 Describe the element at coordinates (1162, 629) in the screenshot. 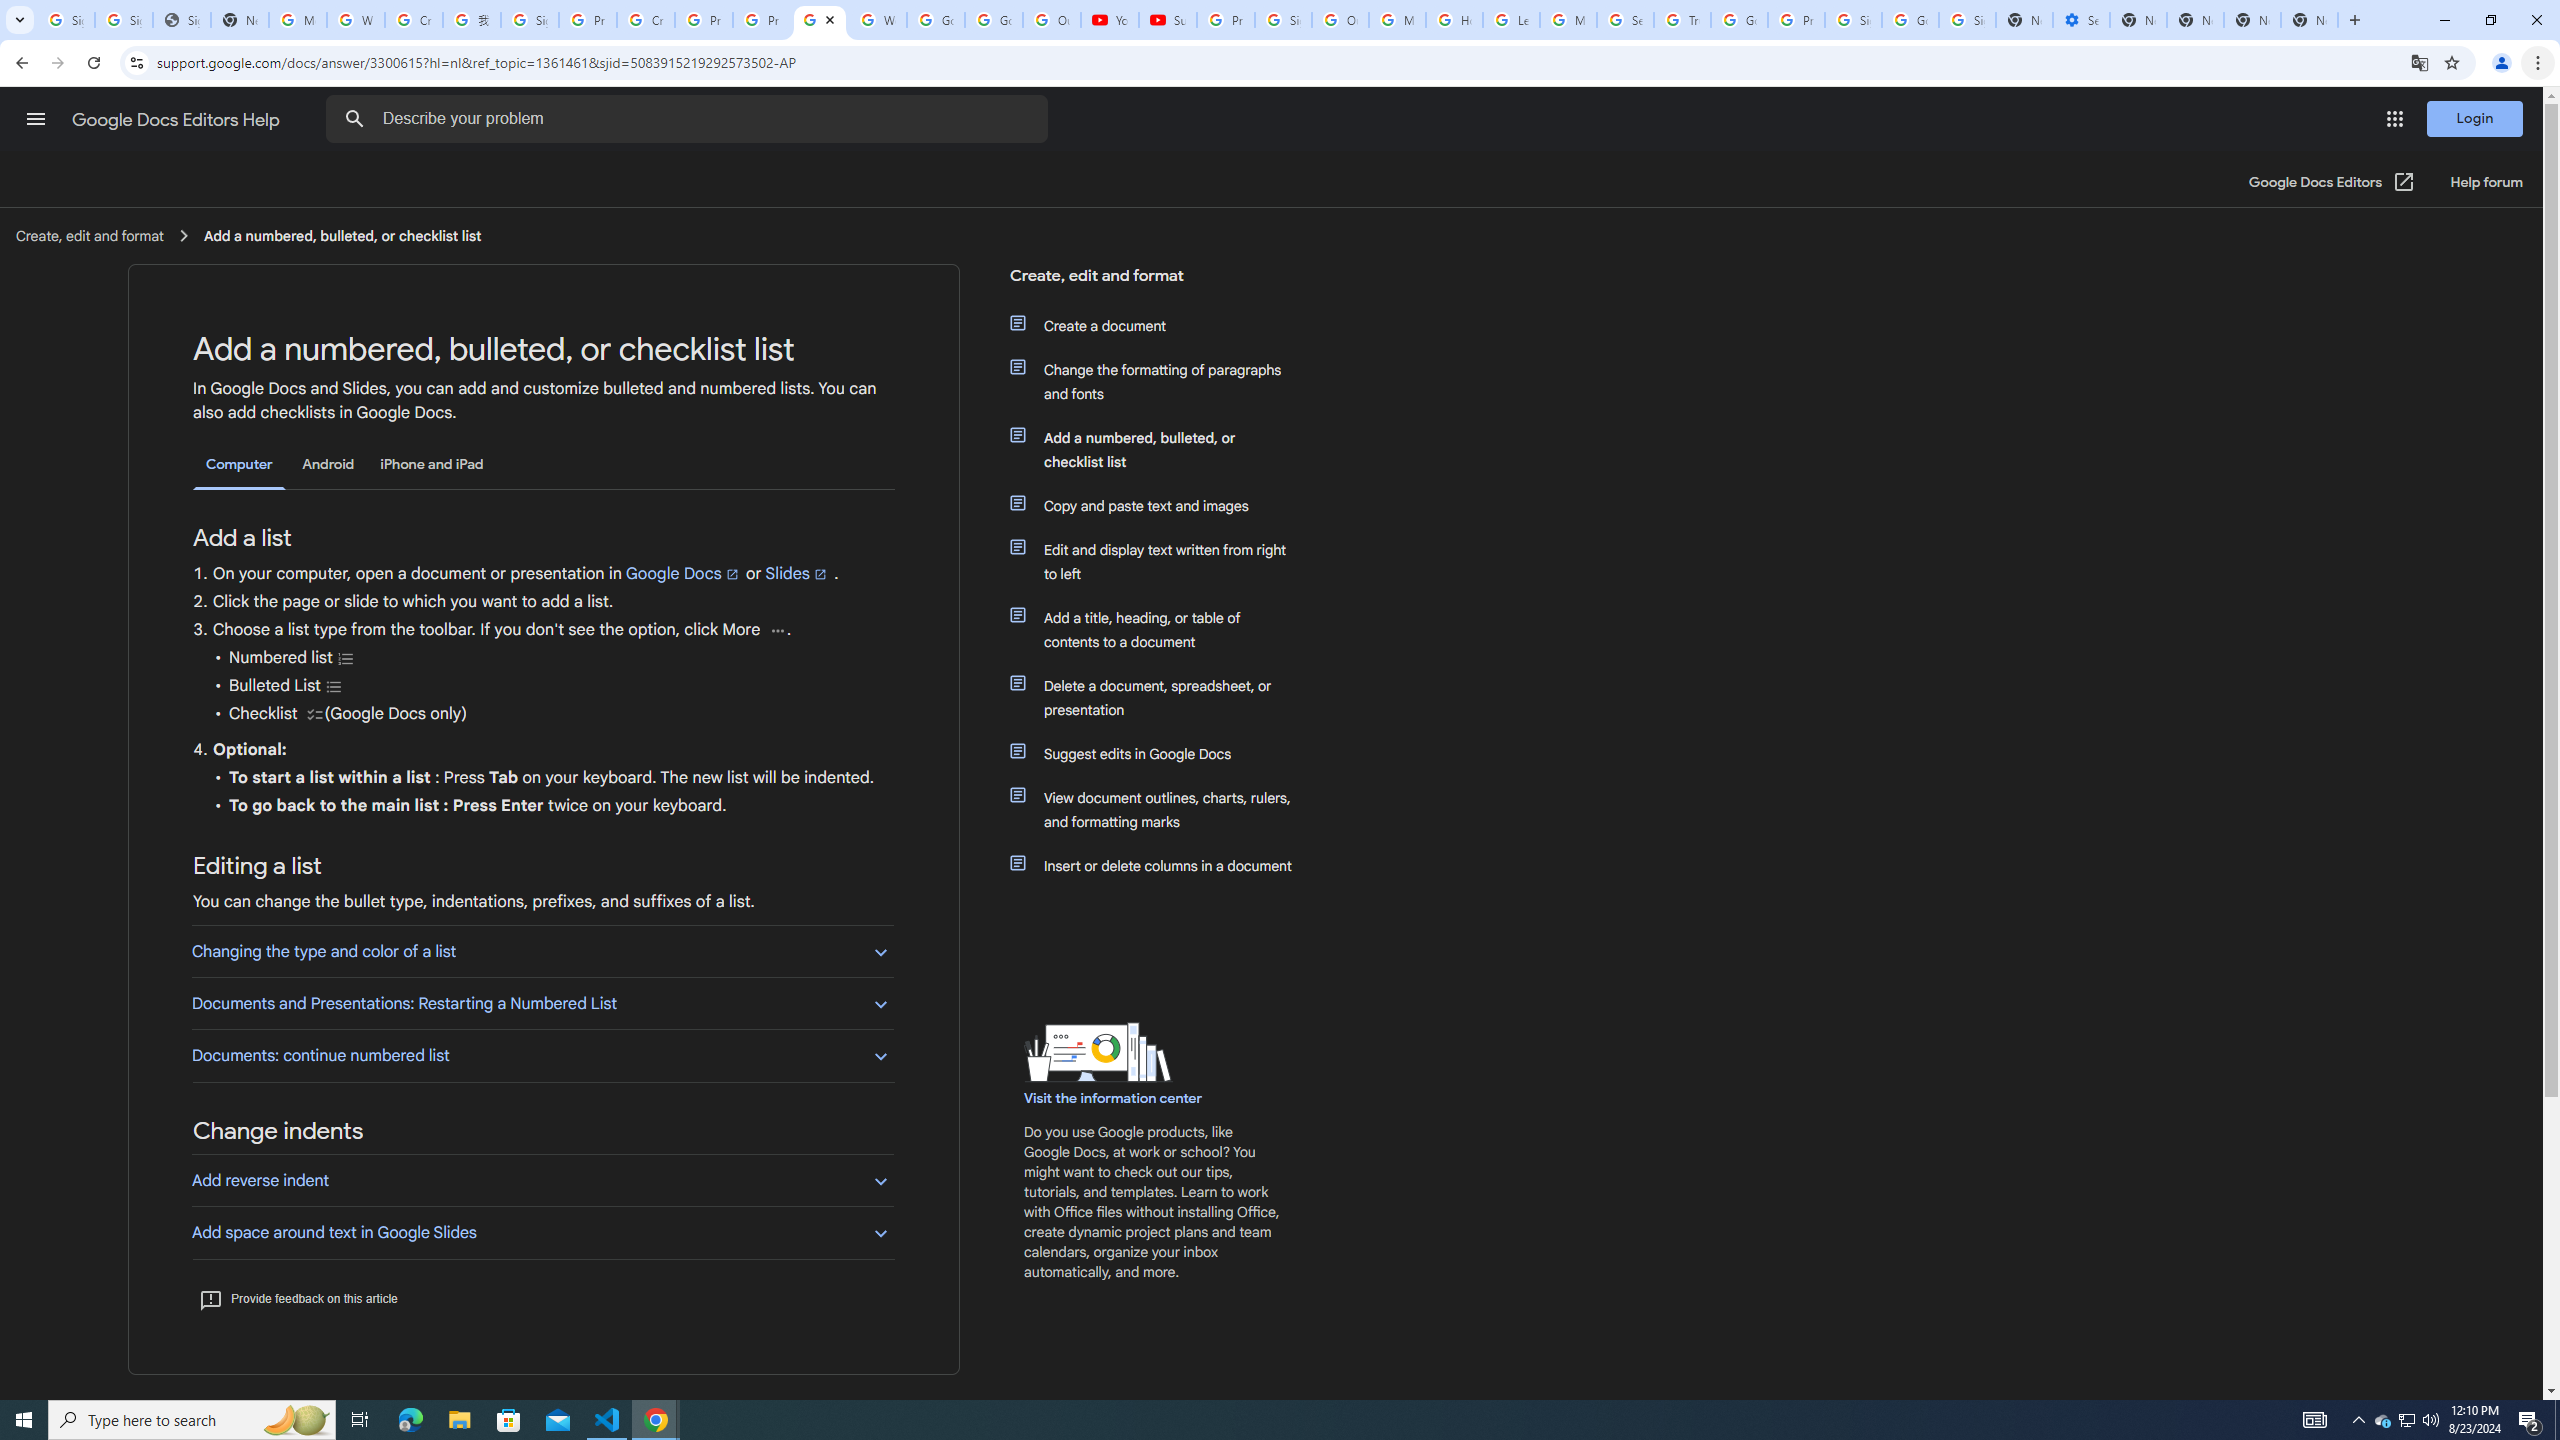

I see `'Add a title, heading, or table of contents to a document'` at that location.